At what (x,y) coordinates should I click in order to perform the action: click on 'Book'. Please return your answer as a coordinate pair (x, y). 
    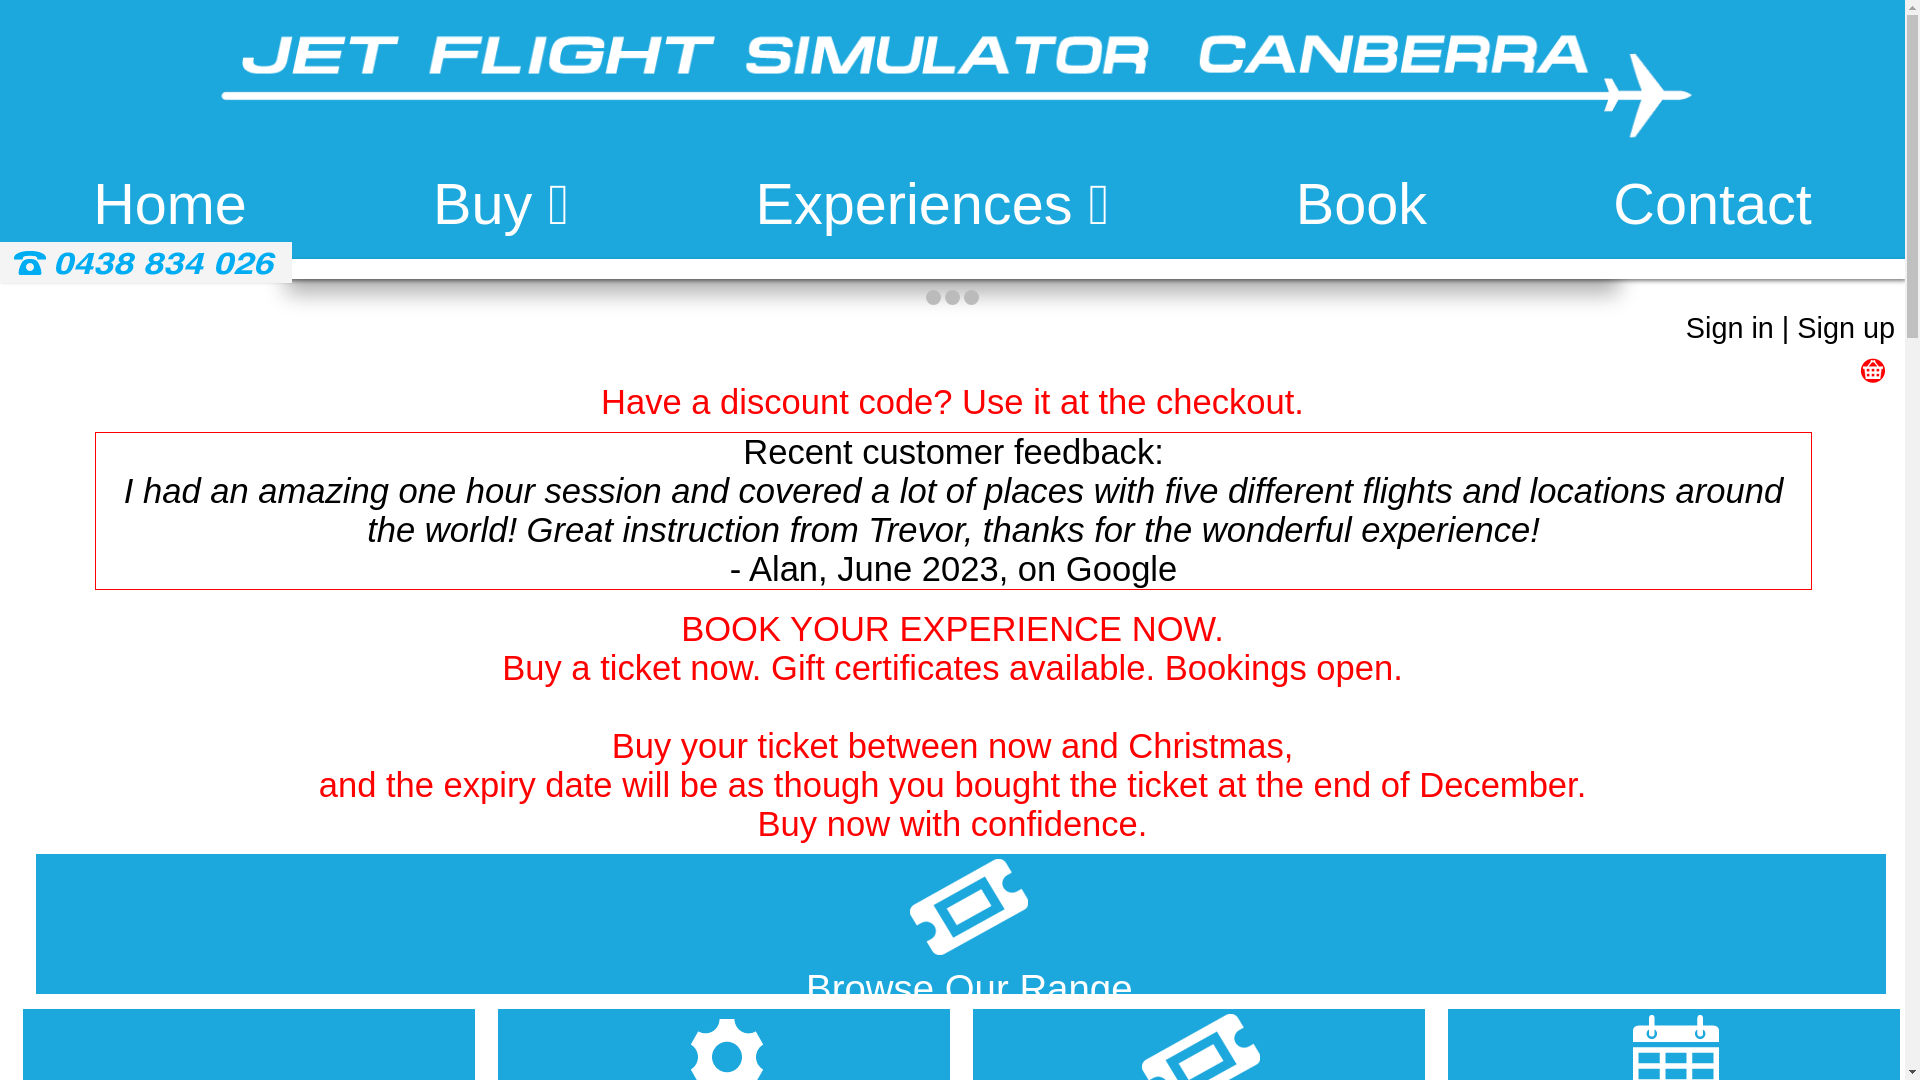
    Looking at the image, I should click on (1296, 206).